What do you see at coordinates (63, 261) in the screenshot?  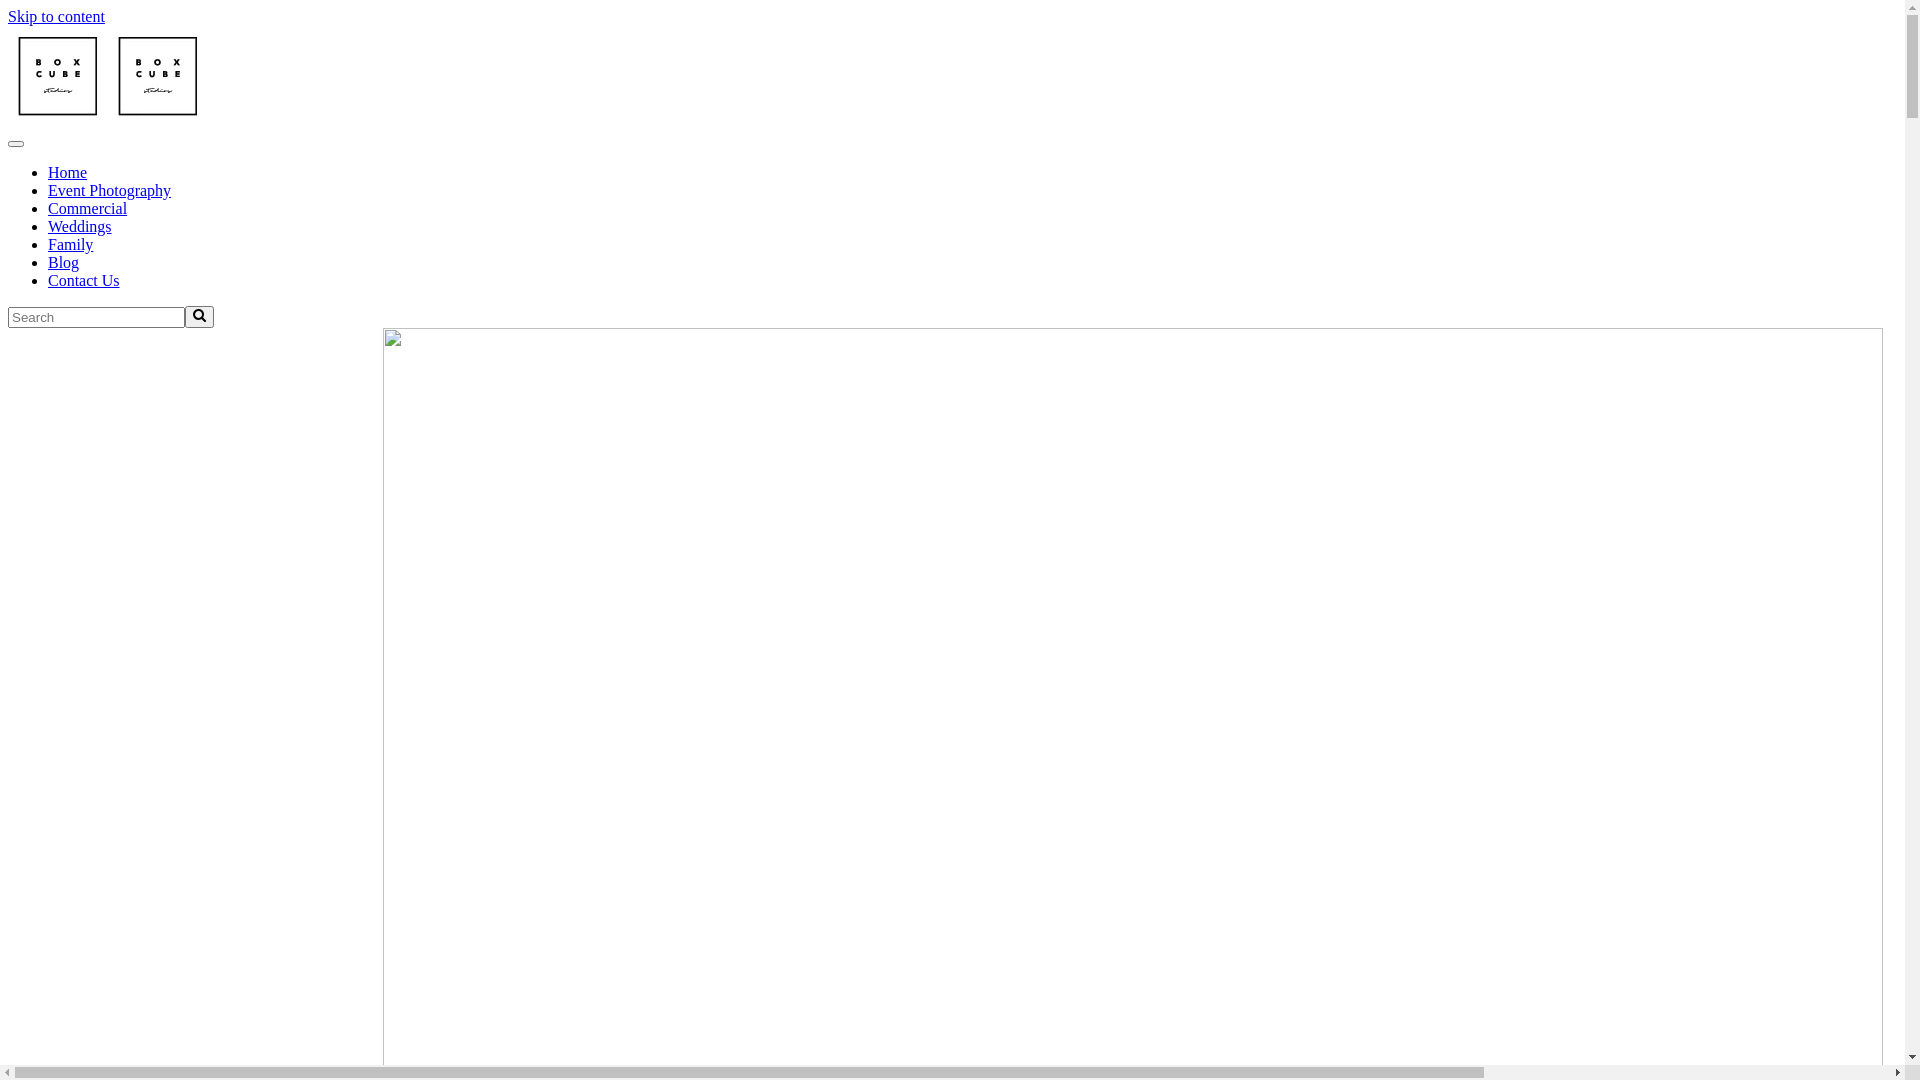 I see `'Blog'` at bounding box center [63, 261].